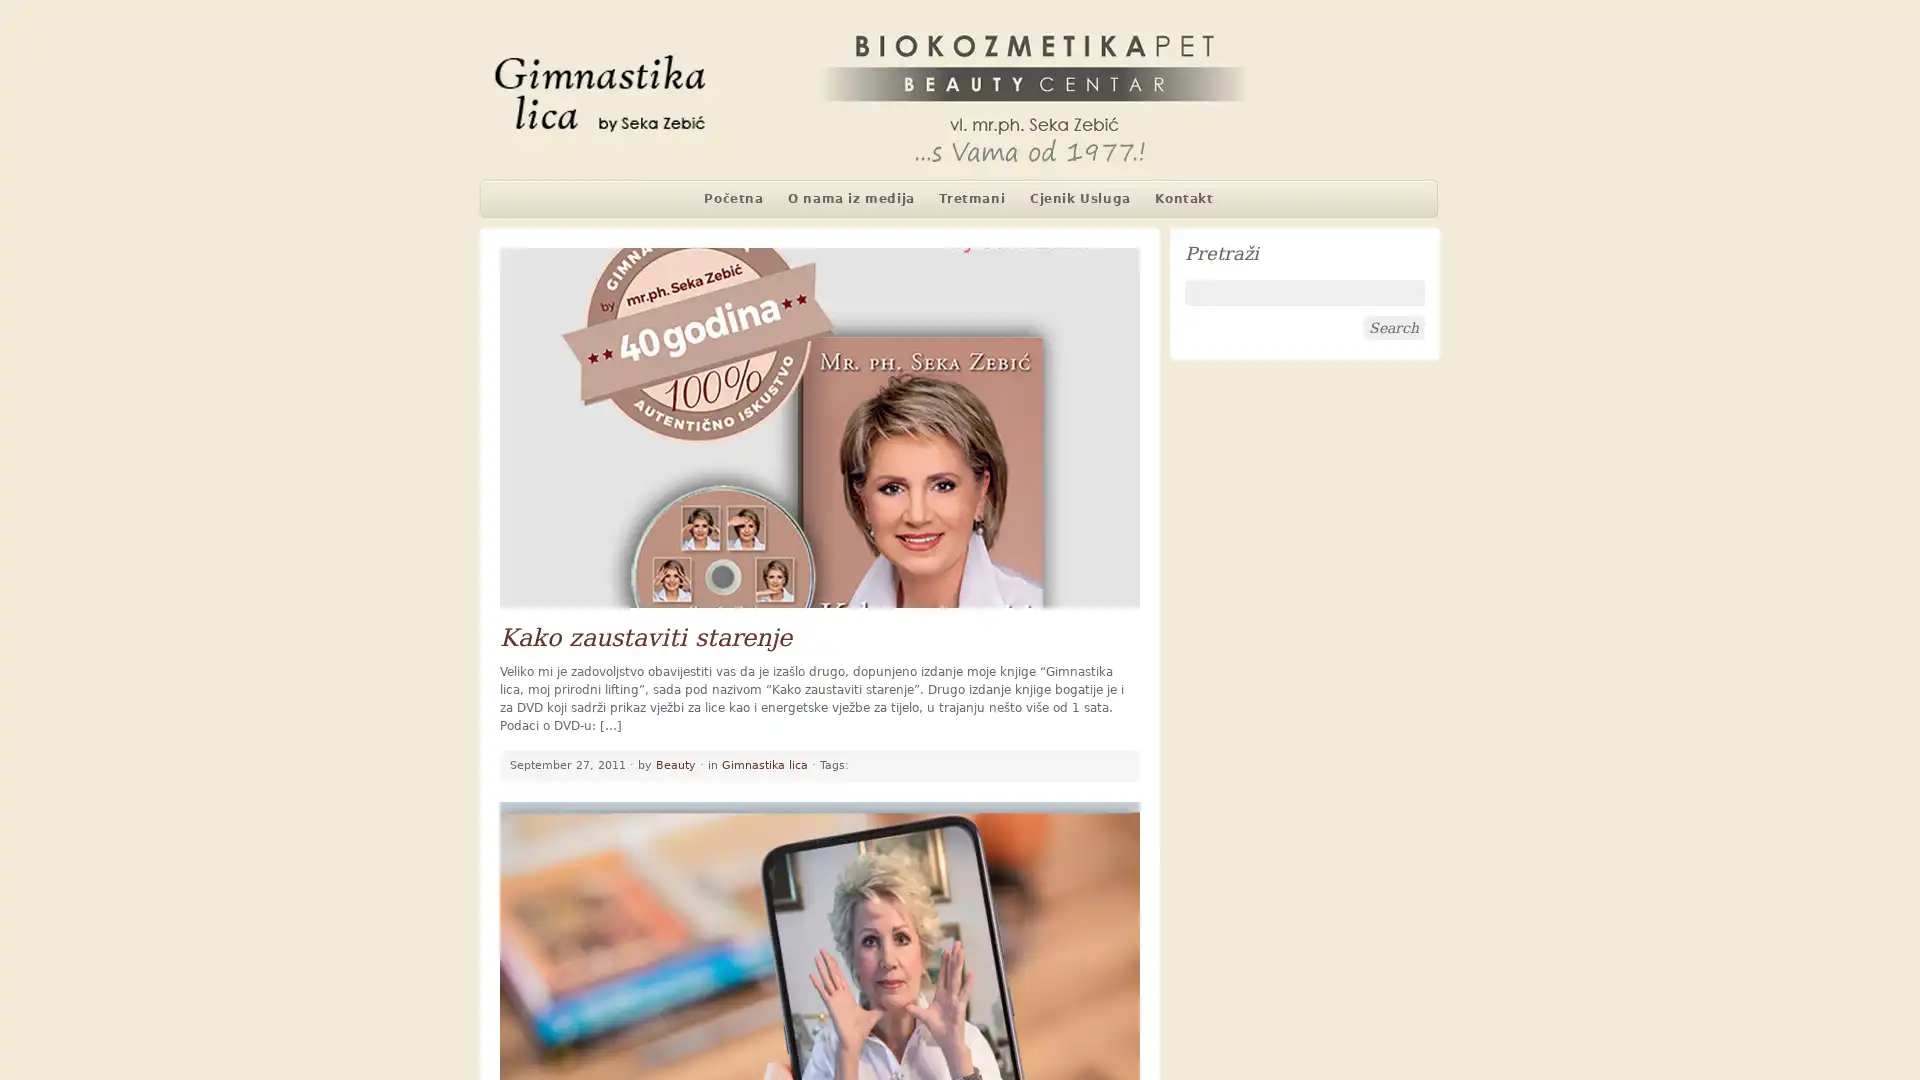 Image resolution: width=1920 pixels, height=1080 pixels. I want to click on Search, so click(1392, 326).